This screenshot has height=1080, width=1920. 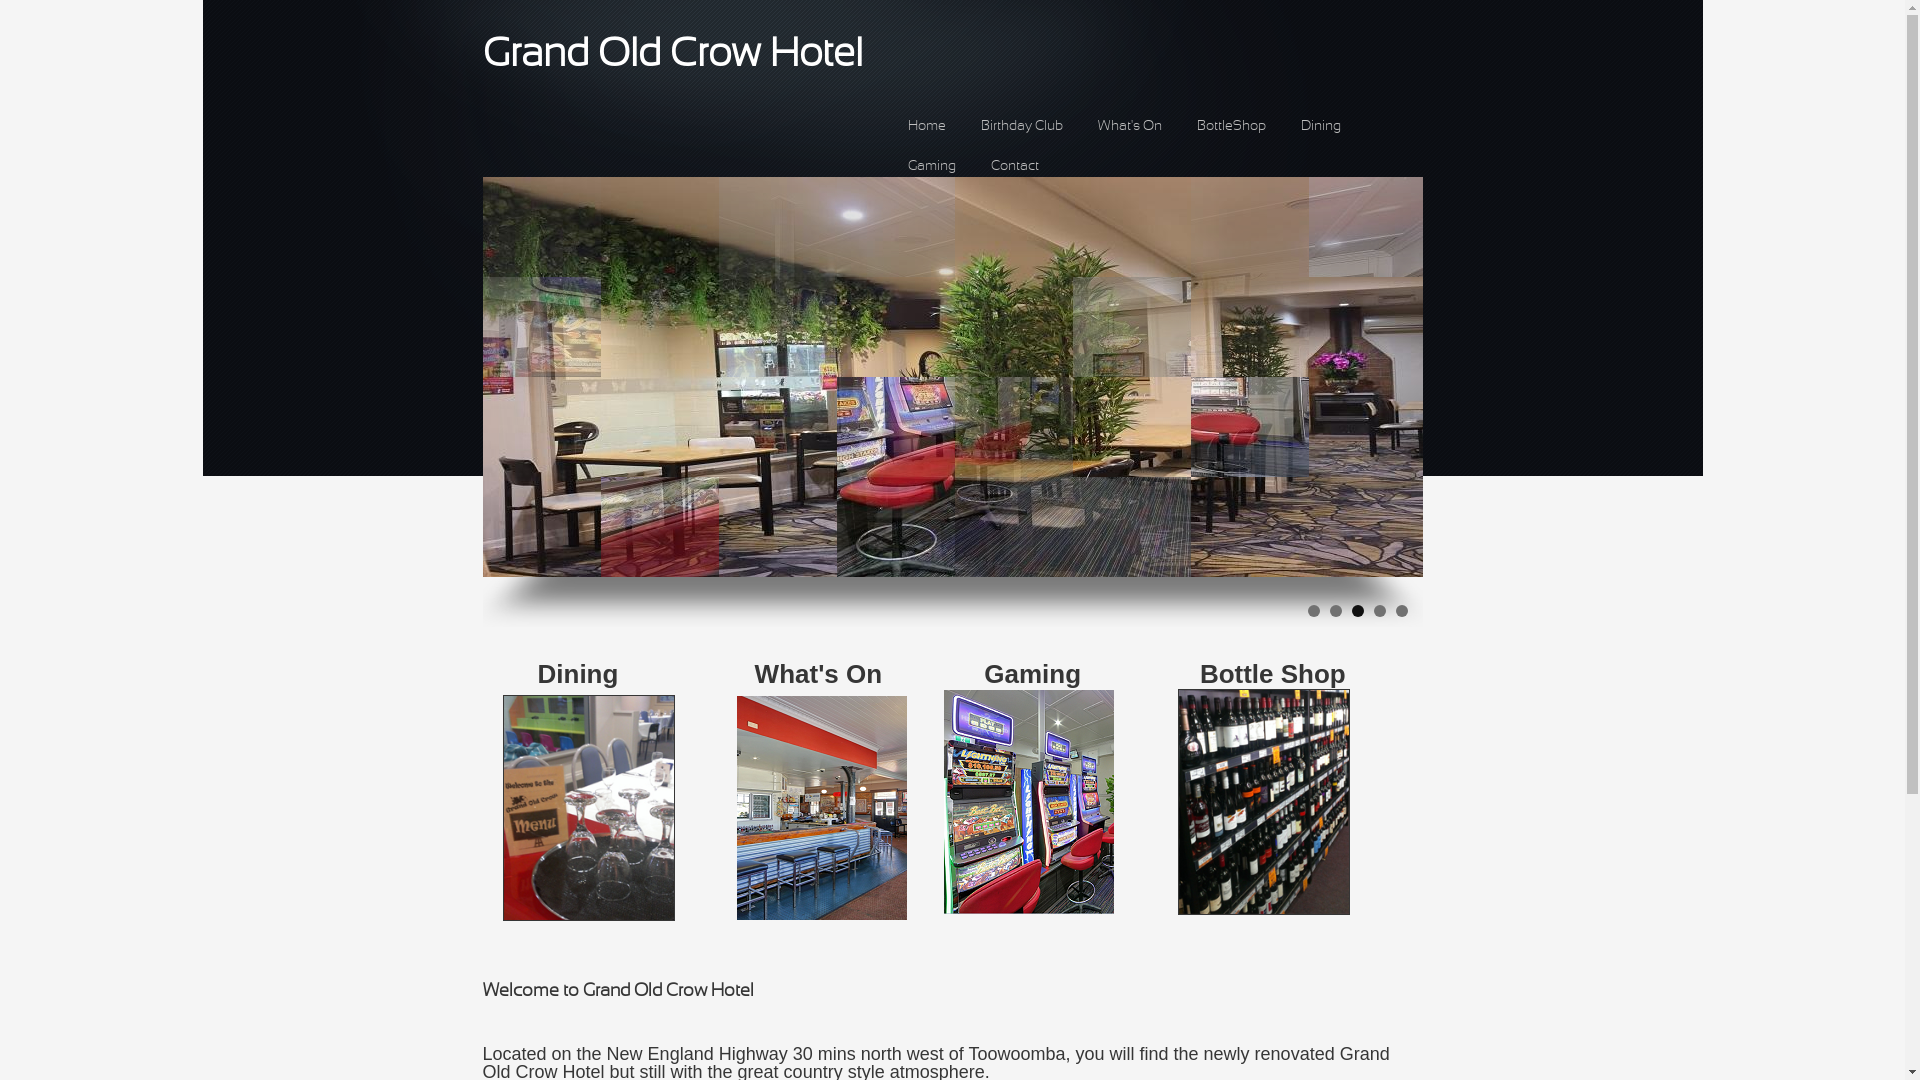 What do you see at coordinates (54, 0) in the screenshot?
I see `'Skip to main content'` at bounding box center [54, 0].